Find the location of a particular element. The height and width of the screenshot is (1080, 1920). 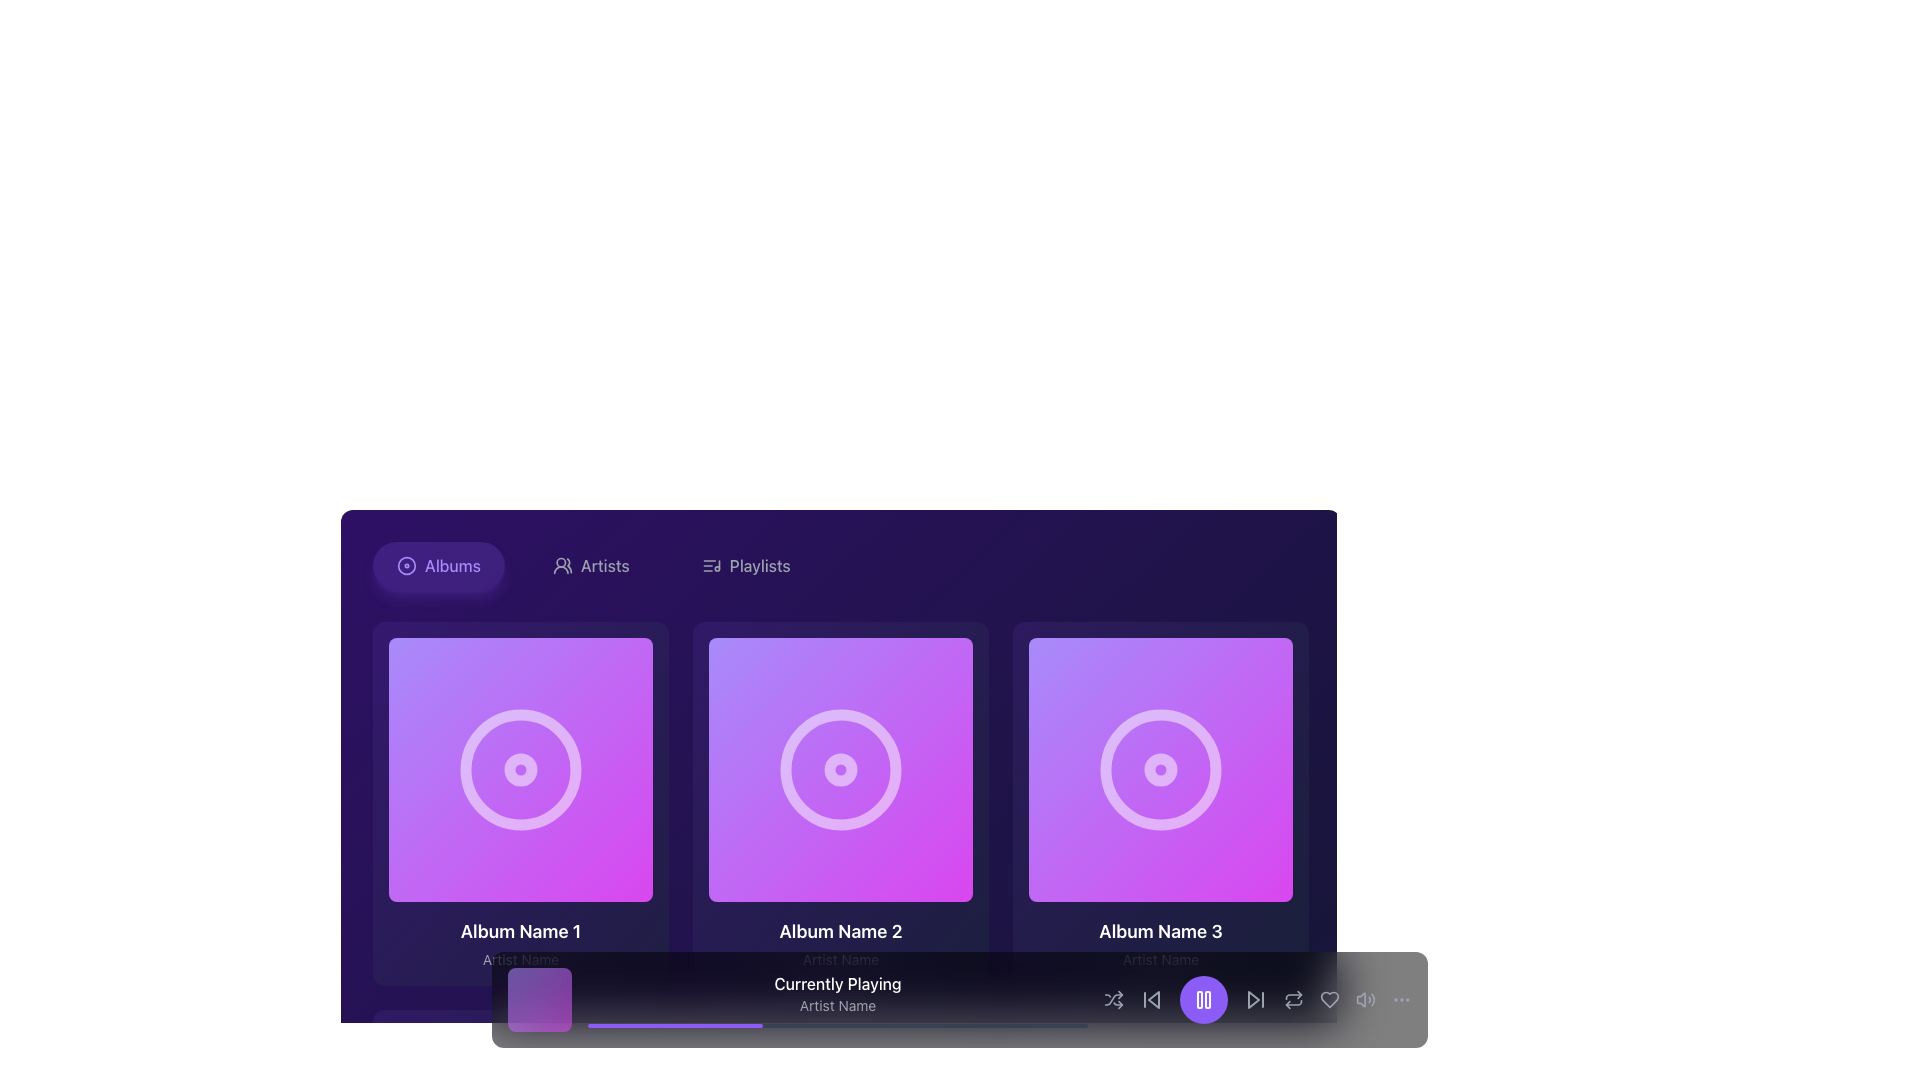

the 'Albums' button, which features a circular disc icon and is styled in violet, located at the leftmost position of the navigation bar is located at coordinates (437, 566).